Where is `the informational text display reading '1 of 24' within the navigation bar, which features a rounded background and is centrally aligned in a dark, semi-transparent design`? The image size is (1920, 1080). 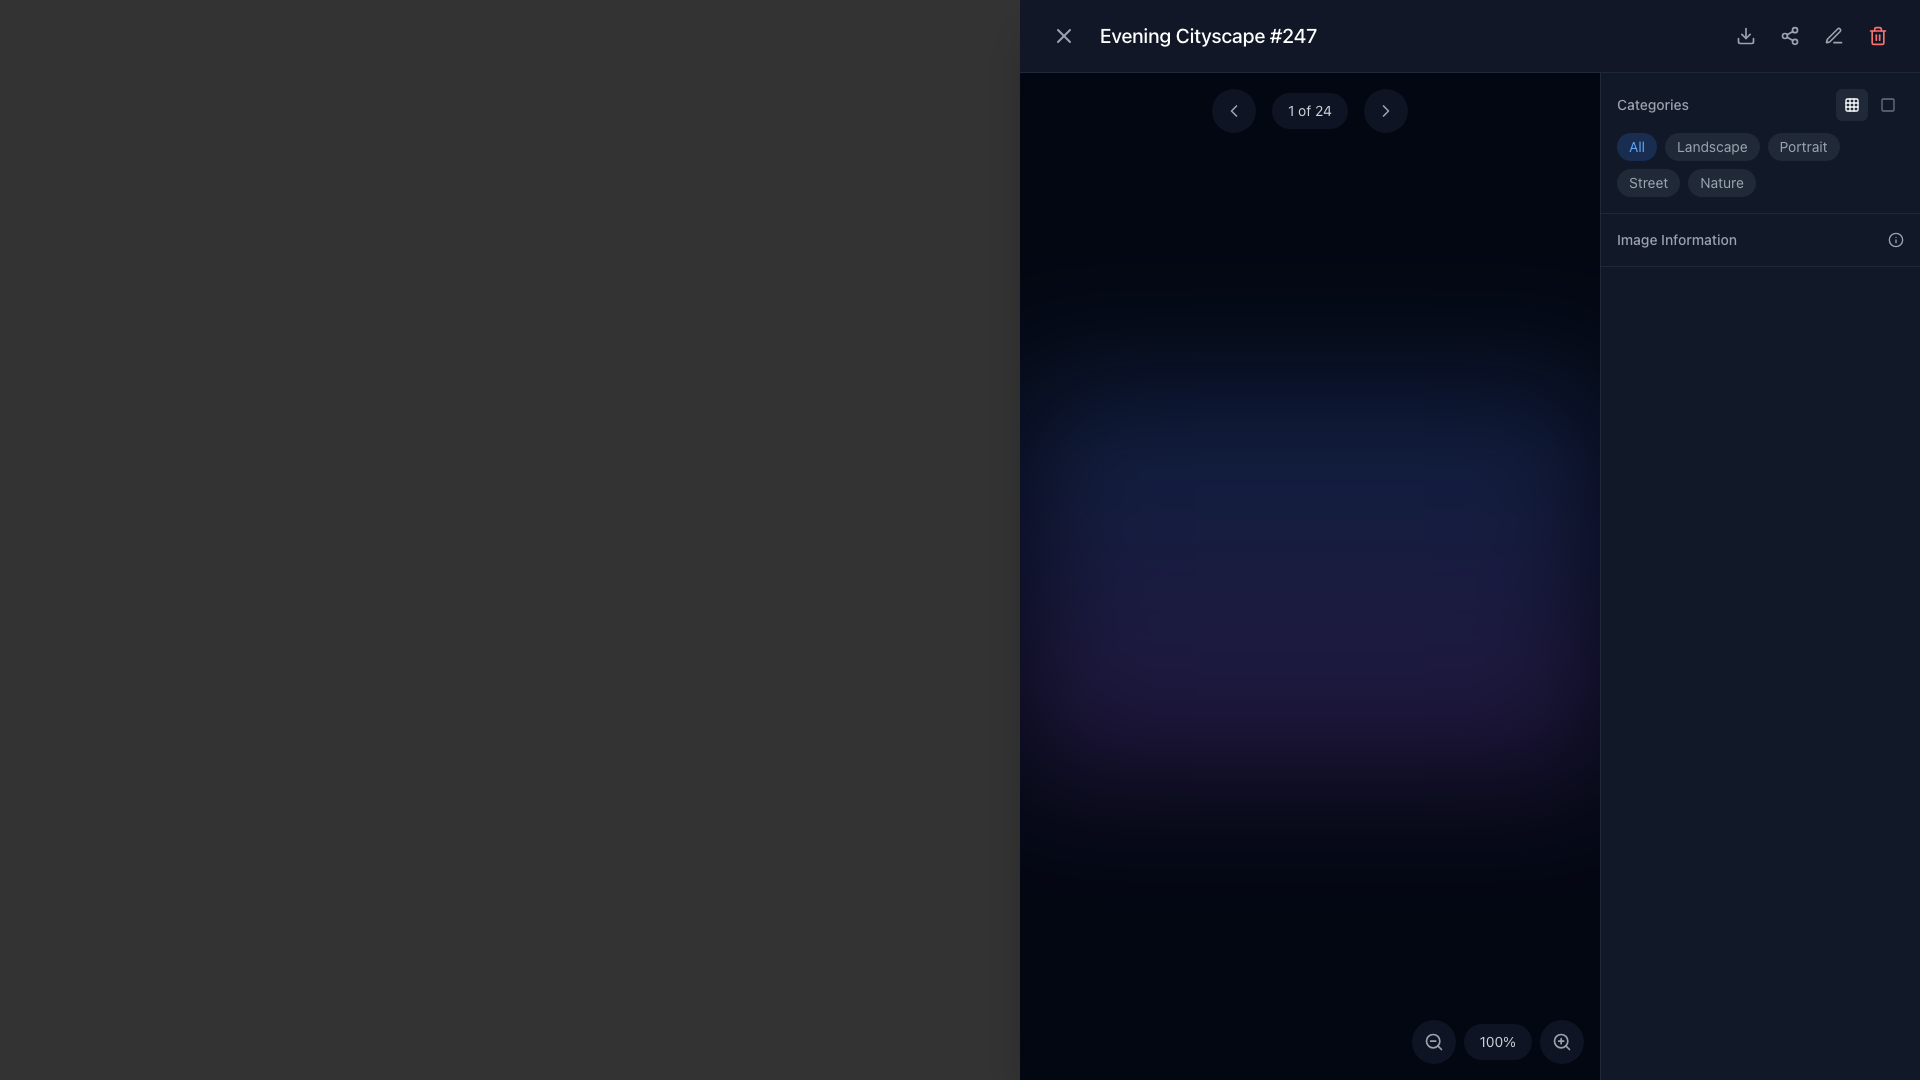 the informational text display reading '1 of 24' within the navigation bar, which features a rounded background and is centrally aligned in a dark, semi-transparent design is located at coordinates (1310, 111).